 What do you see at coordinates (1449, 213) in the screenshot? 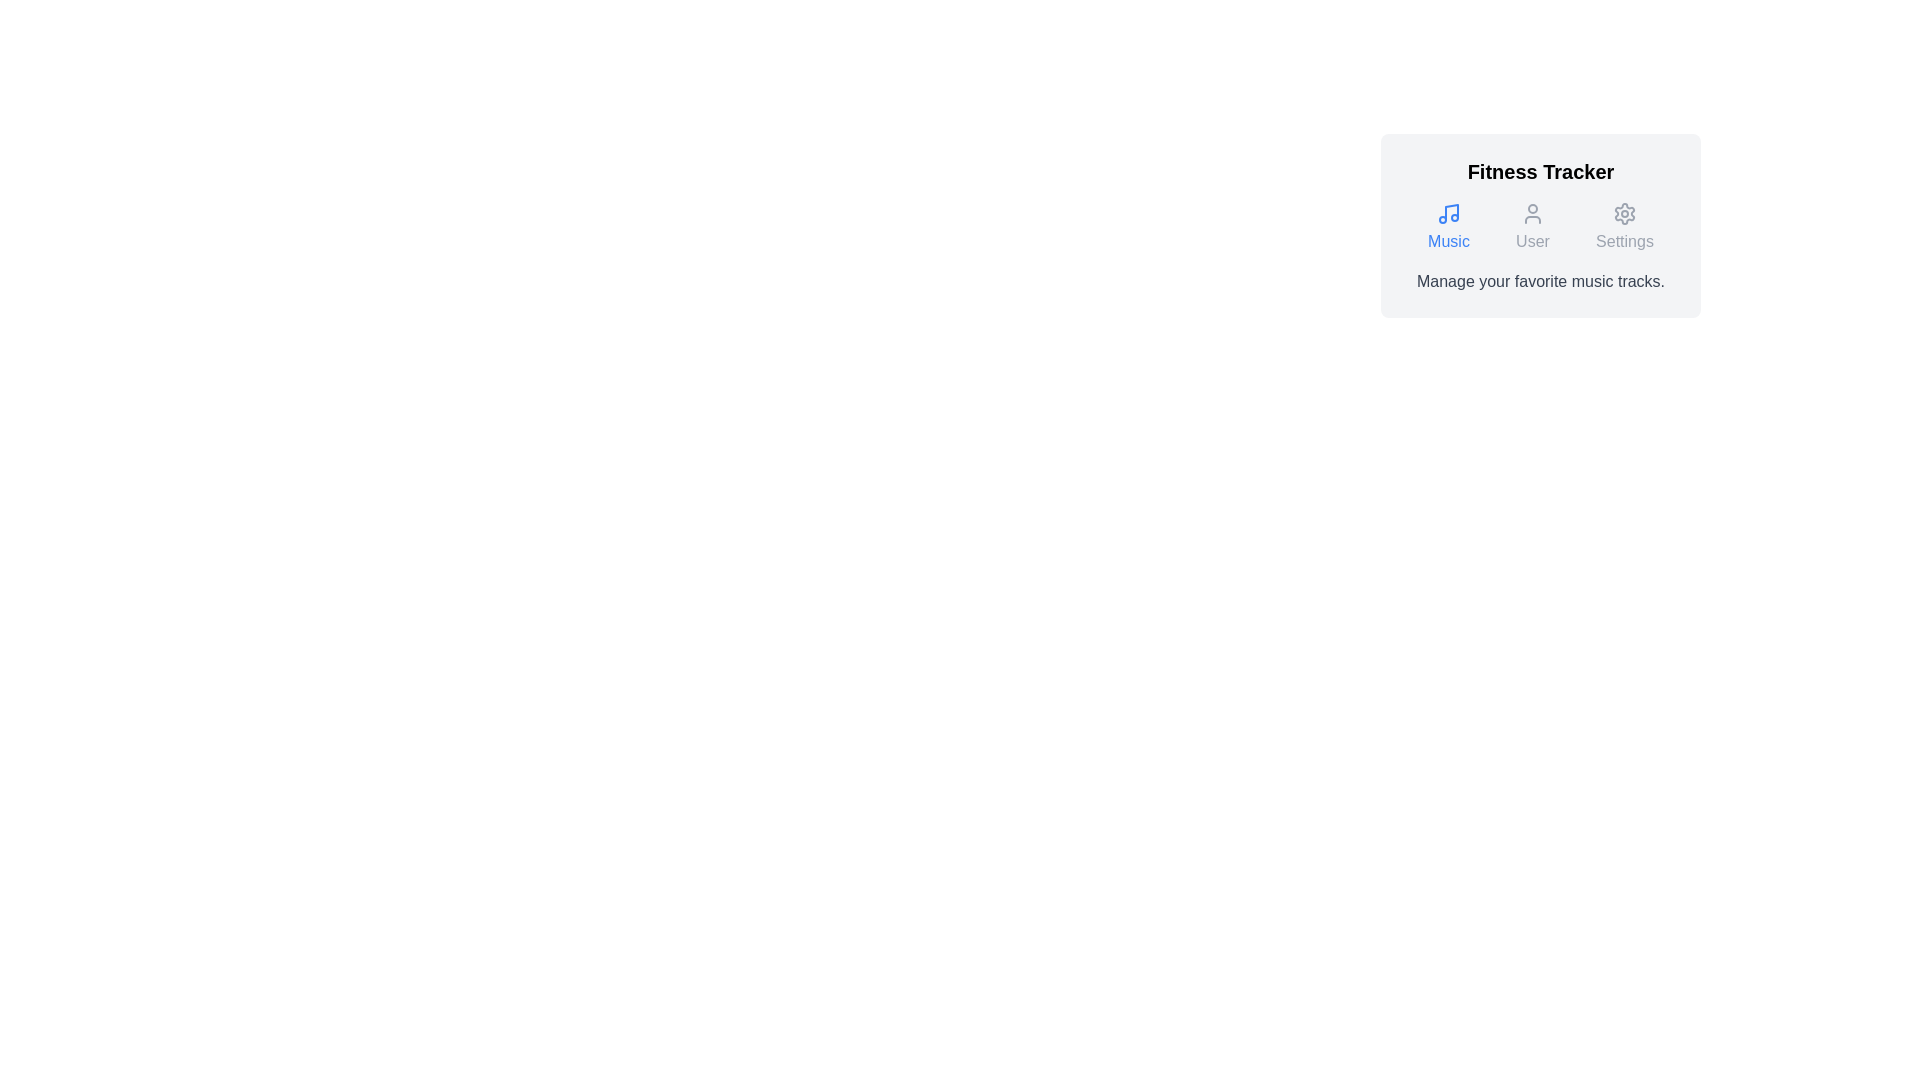
I see `the music icon, which is the leftmost element in the group above the text 'Music'` at bounding box center [1449, 213].